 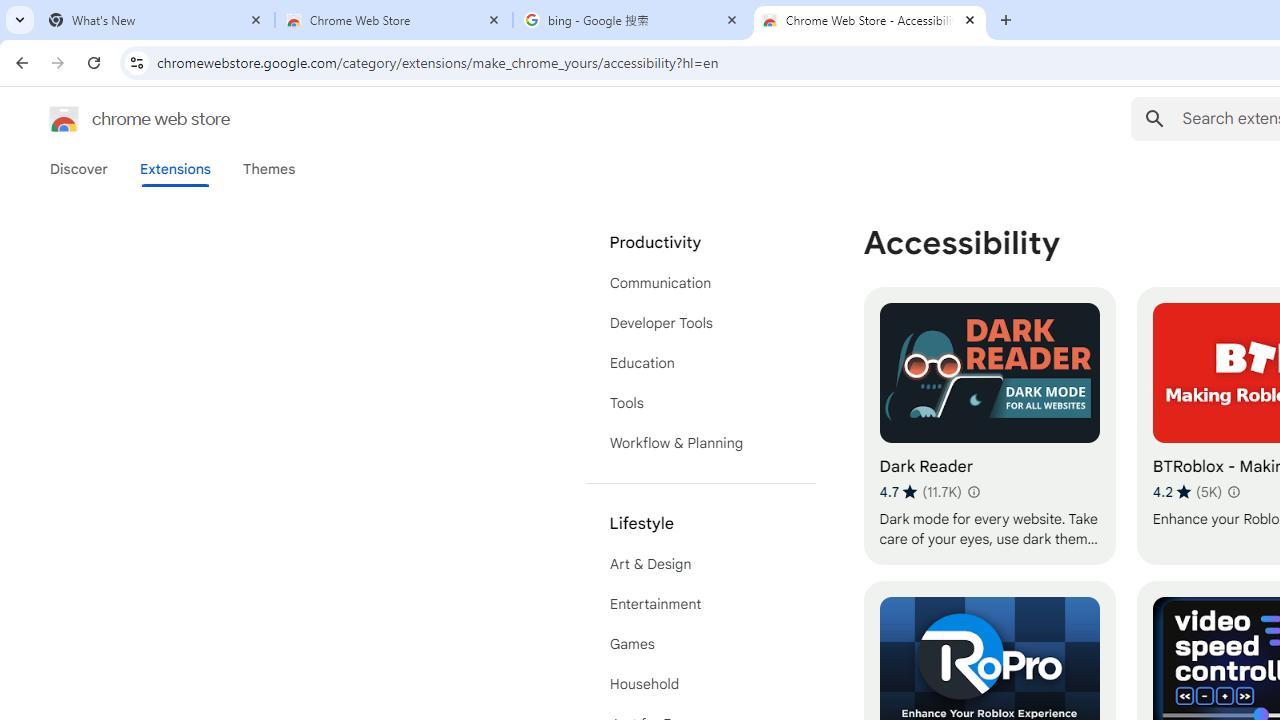 I want to click on 'Developer Tools', so click(x=700, y=321).